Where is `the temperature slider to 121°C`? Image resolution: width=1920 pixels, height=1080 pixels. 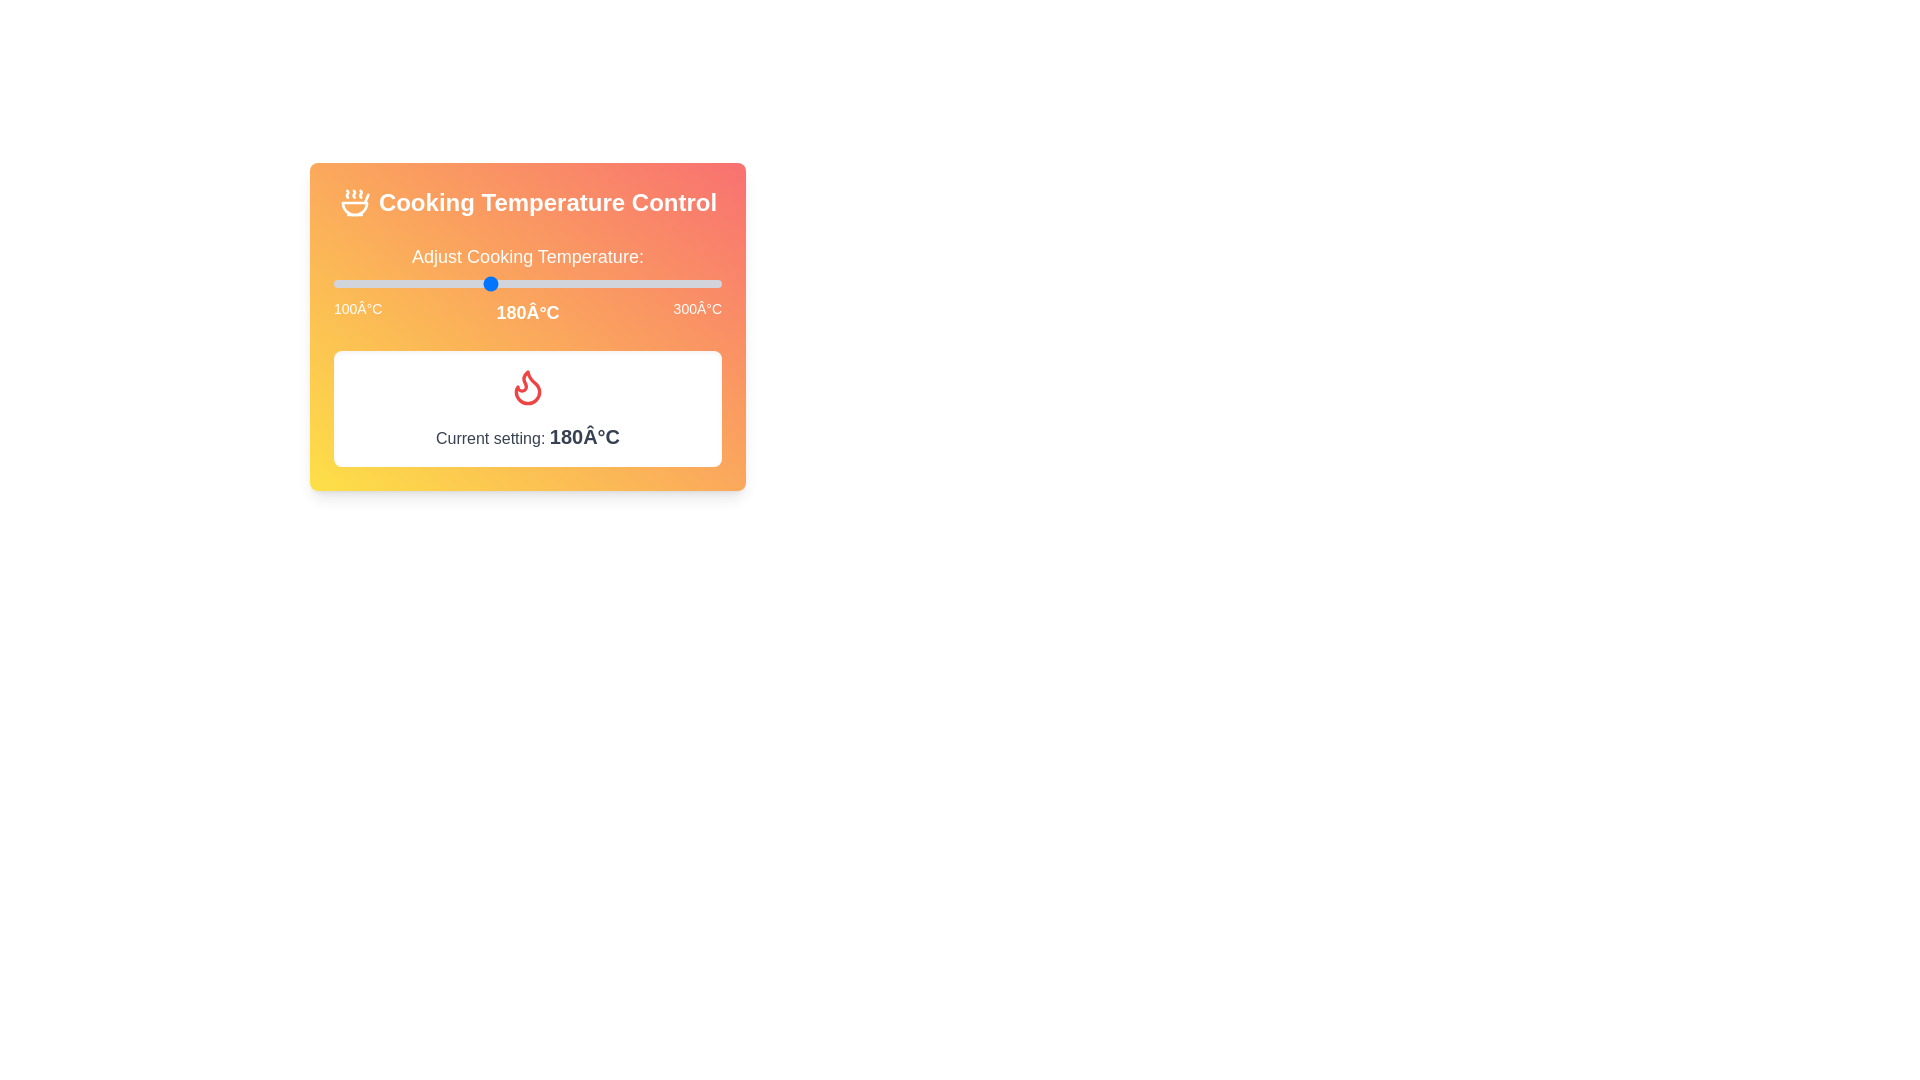 the temperature slider to 121°C is located at coordinates (374, 284).